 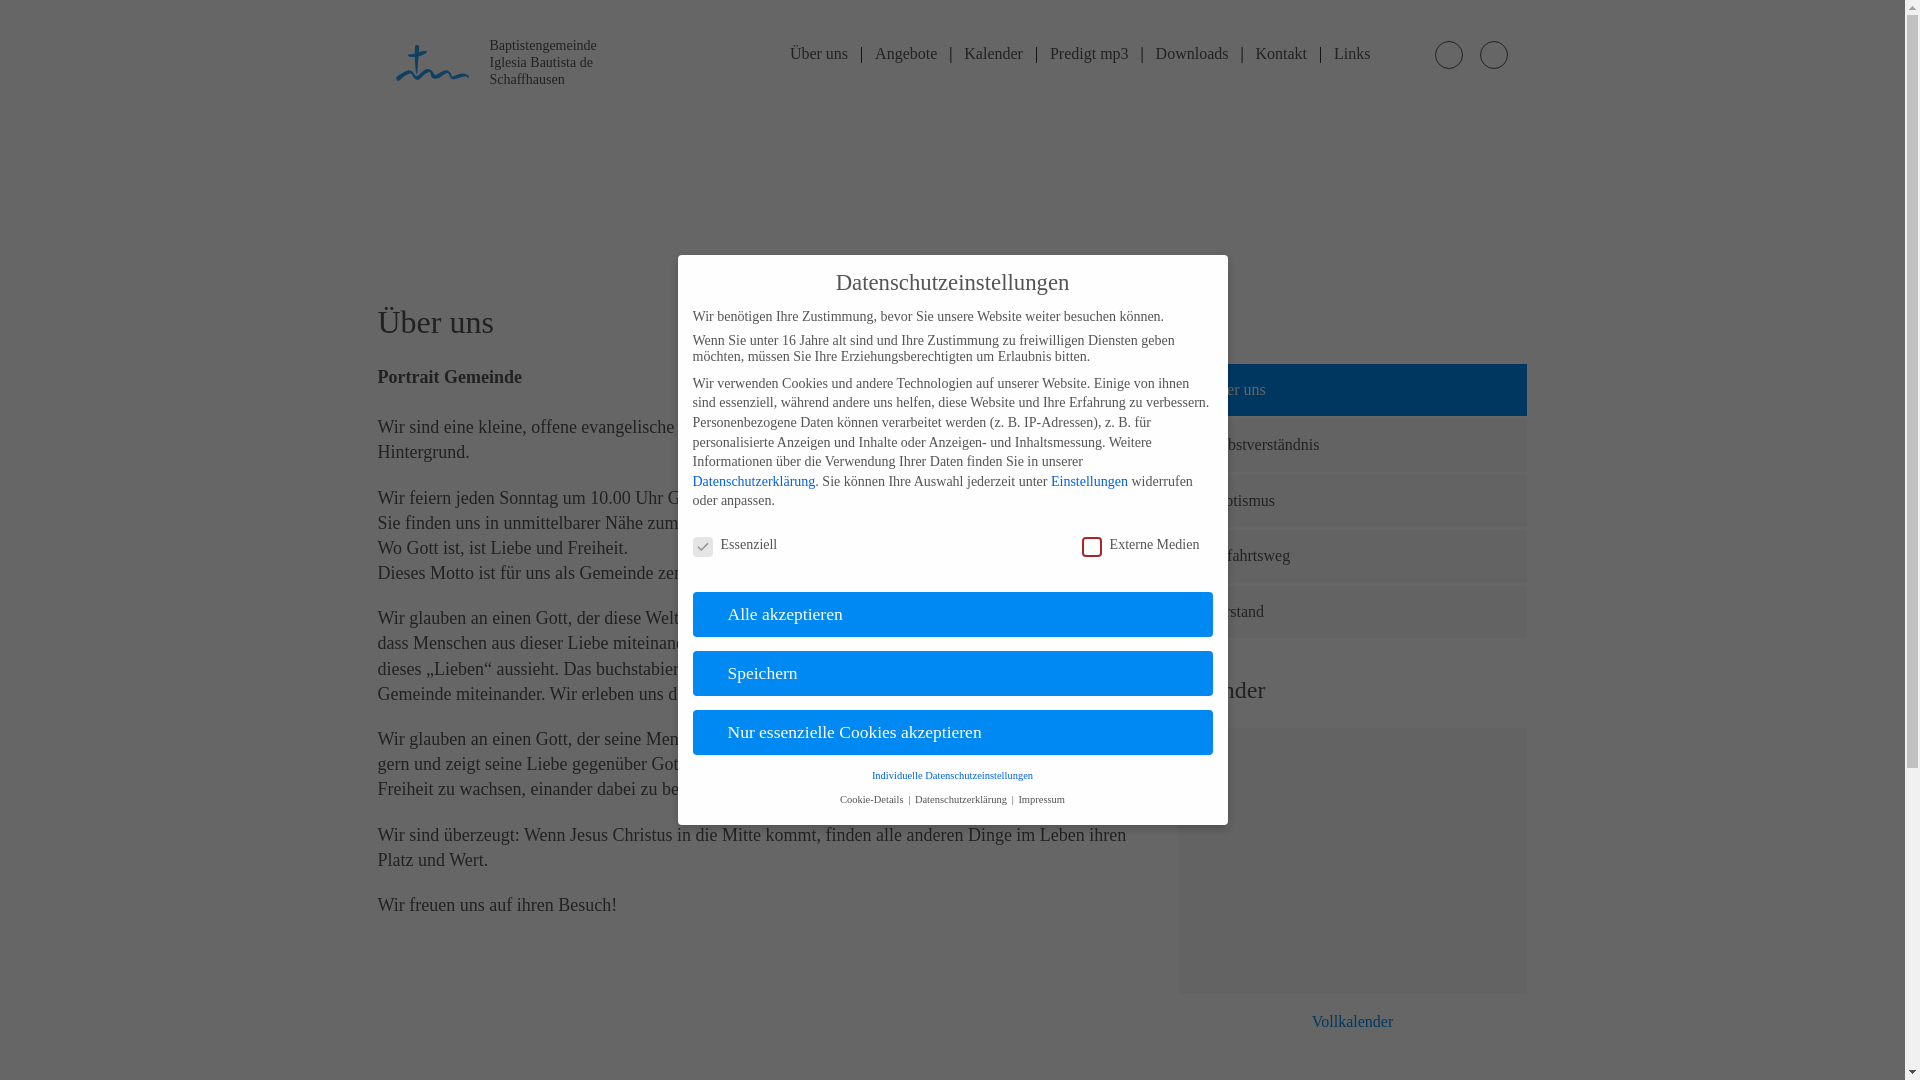 I want to click on 'Predigt mp3', so click(x=1088, y=52).